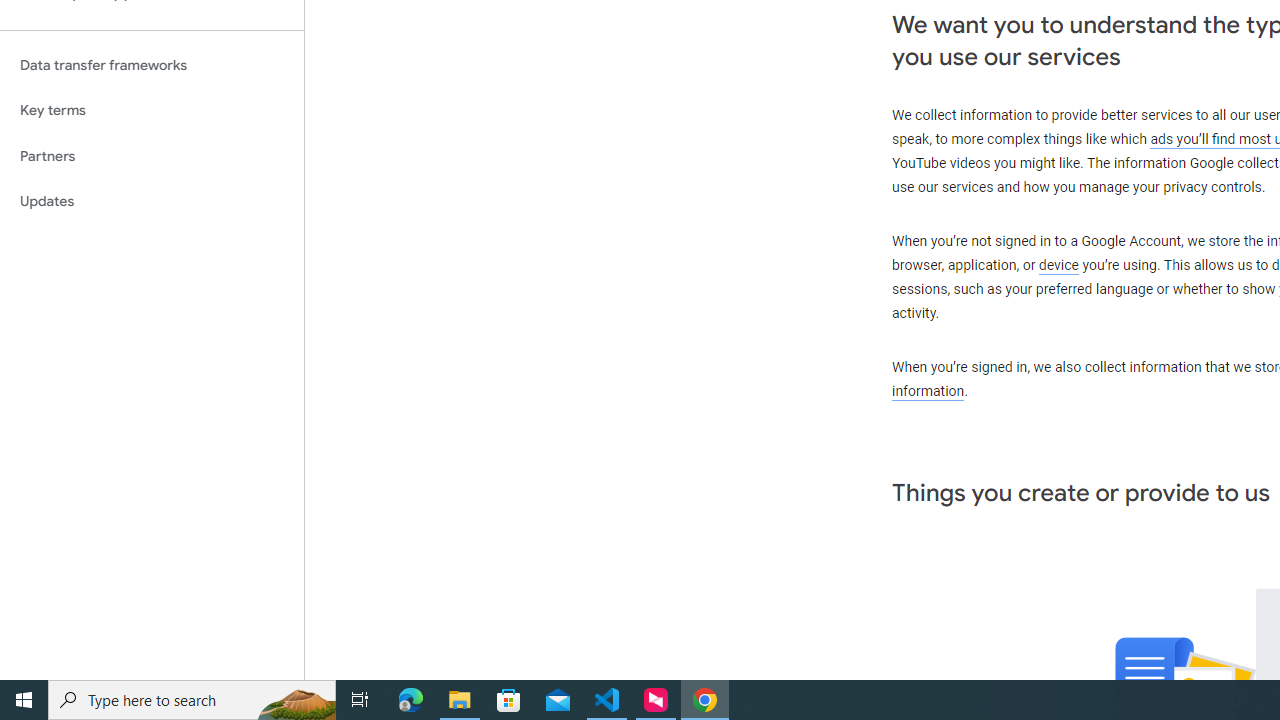 Image resolution: width=1280 pixels, height=720 pixels. Describe the element at coordinates (151, 155) in the screenshot. I see `'Partners'` at that location.